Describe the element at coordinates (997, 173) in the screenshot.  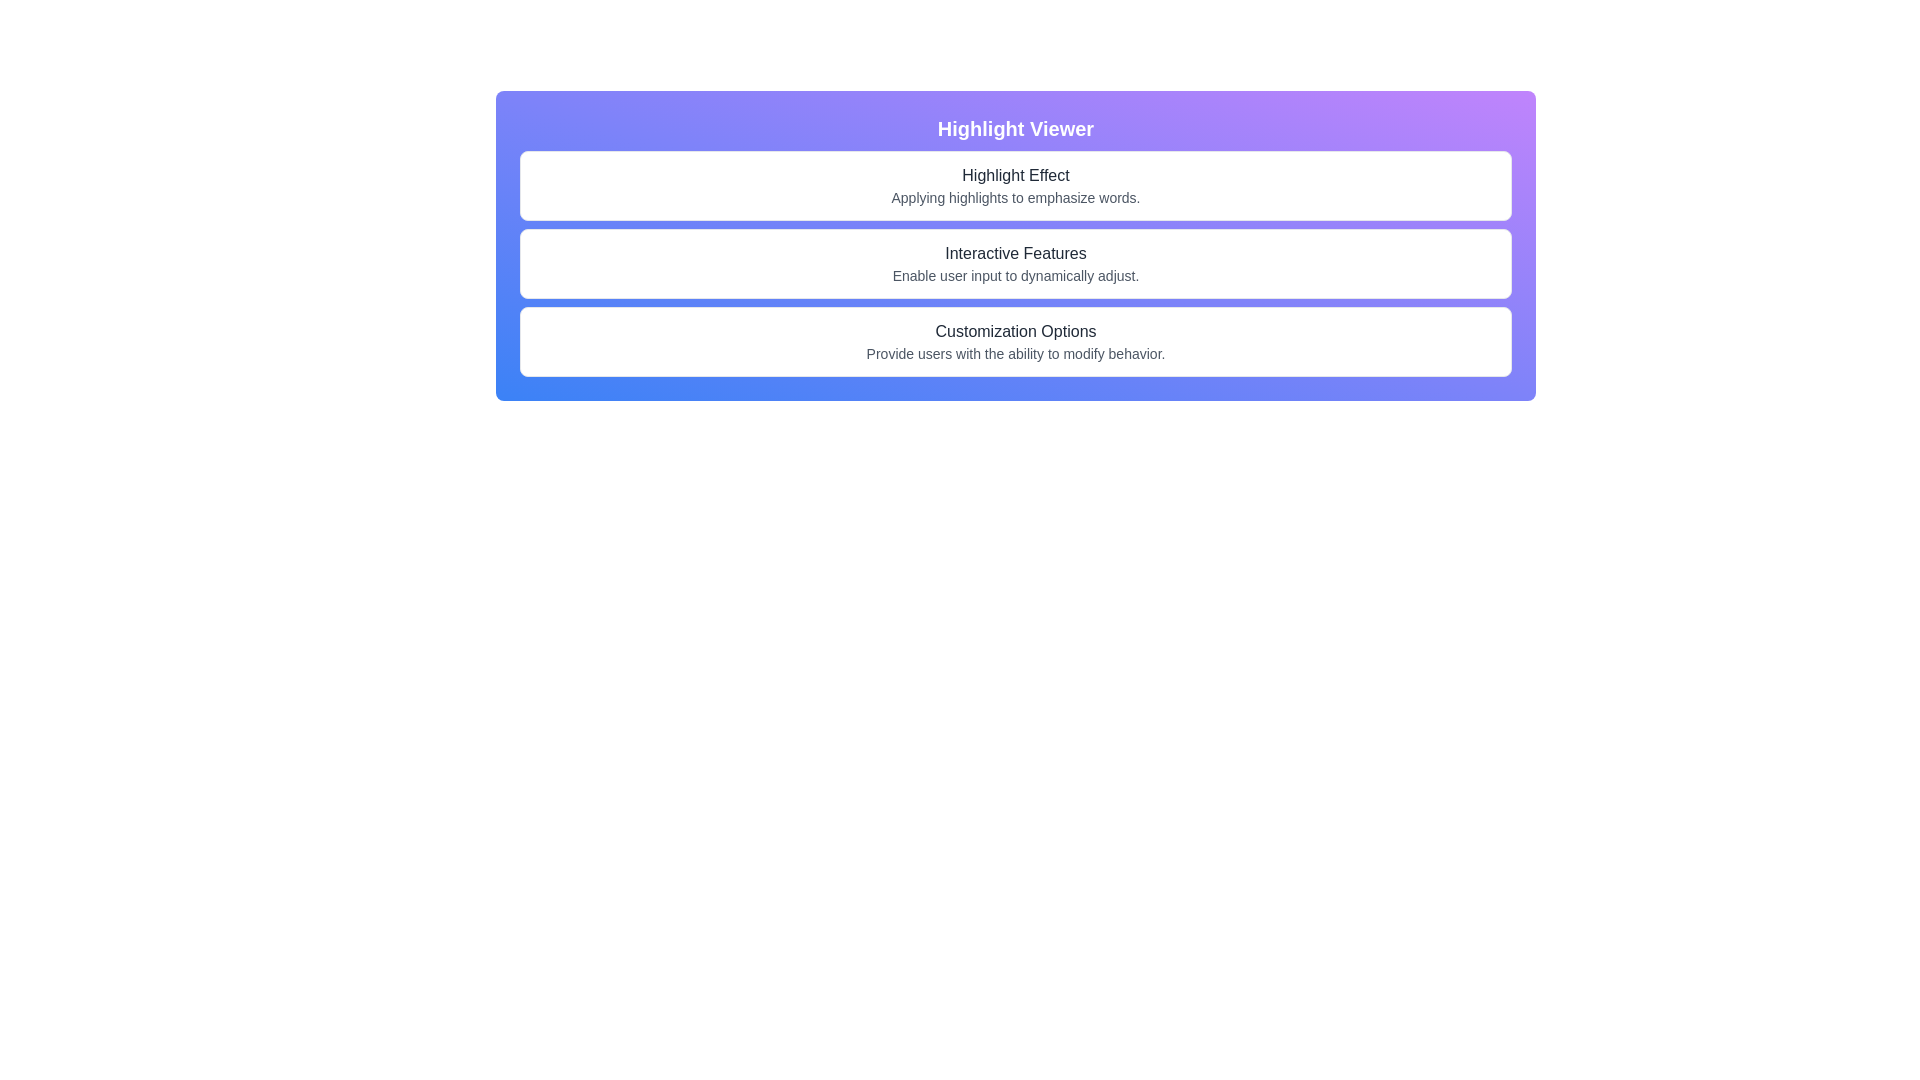
I see `the glyph 'l' in the text 'Highlight Effect', which is styled in a medium font weight and gray color, located under the header 'Highlight Viewer'` at that location.